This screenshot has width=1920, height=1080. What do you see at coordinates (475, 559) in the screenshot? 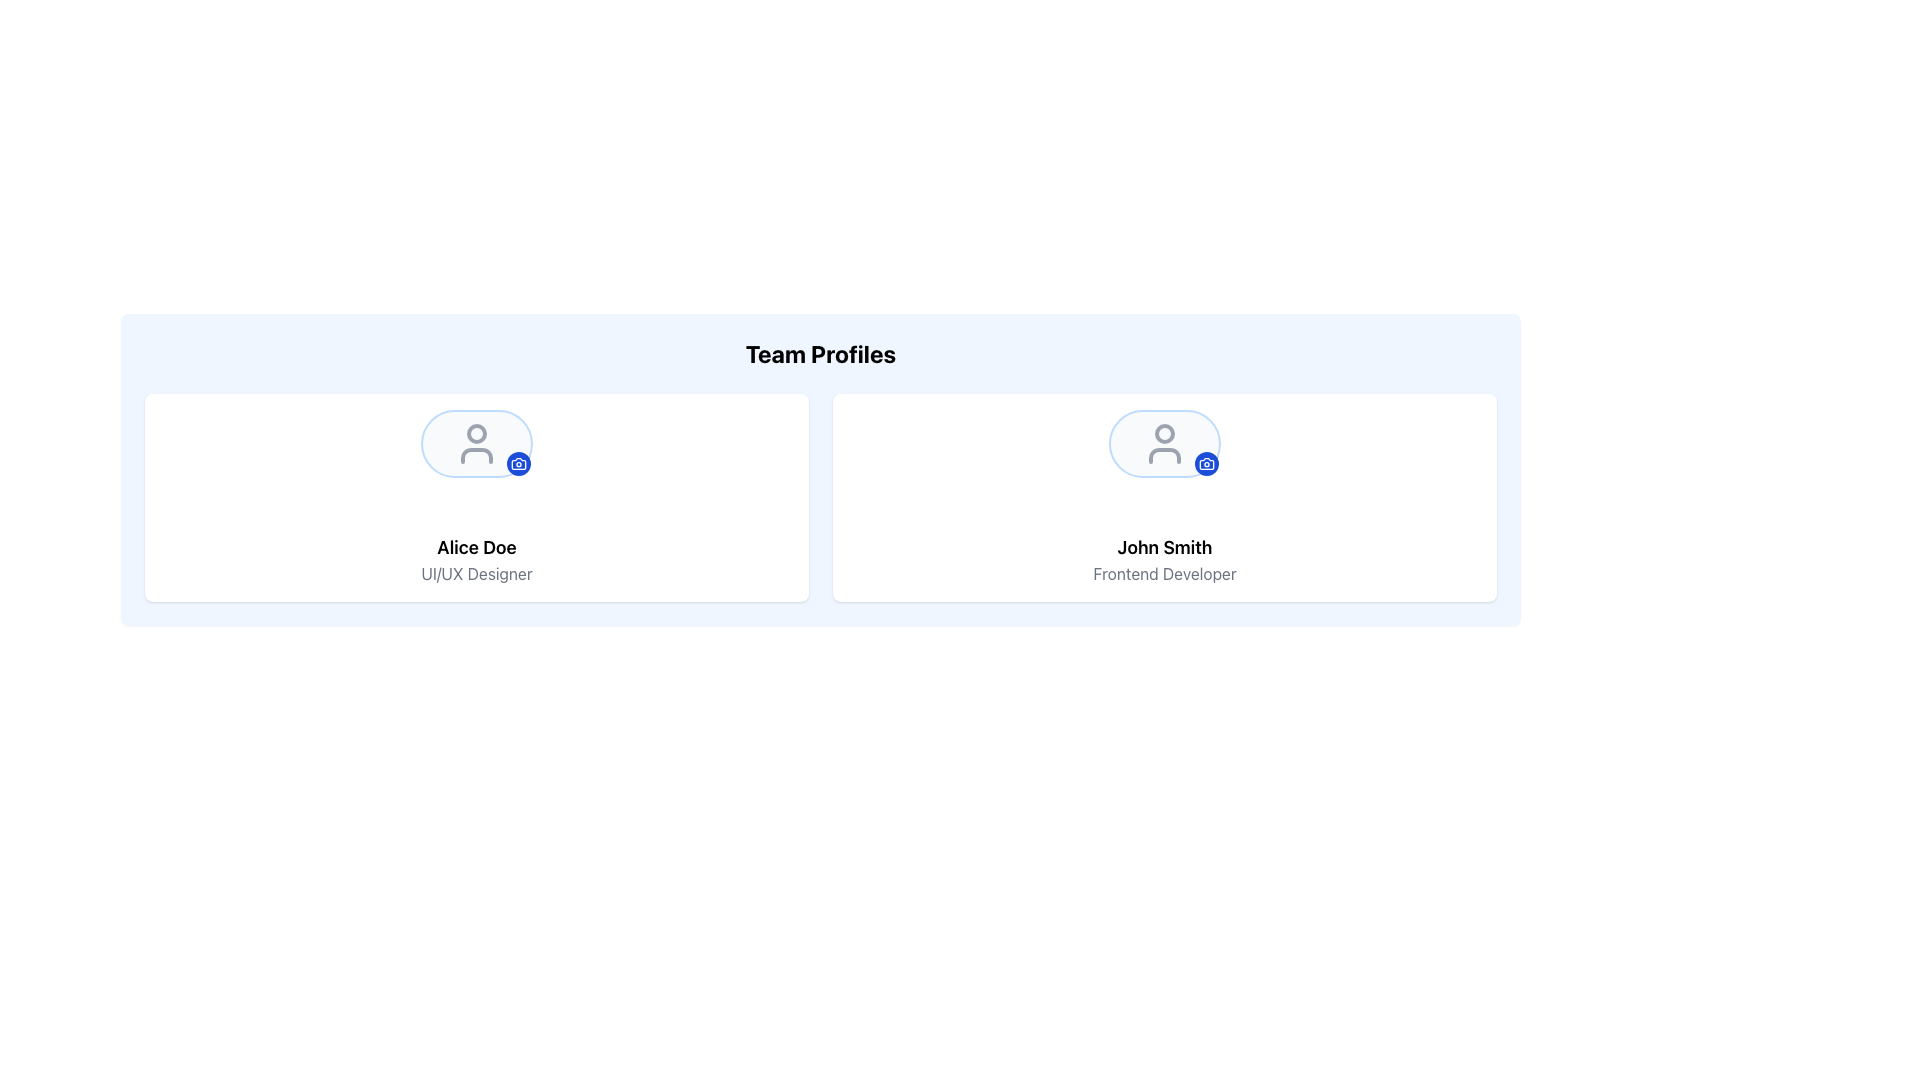
I see `the text display component that shows the profile name and job title, positioned below the avatar icon in the left card of the 'Team Profiles' section` at bounding box center [475, 559].